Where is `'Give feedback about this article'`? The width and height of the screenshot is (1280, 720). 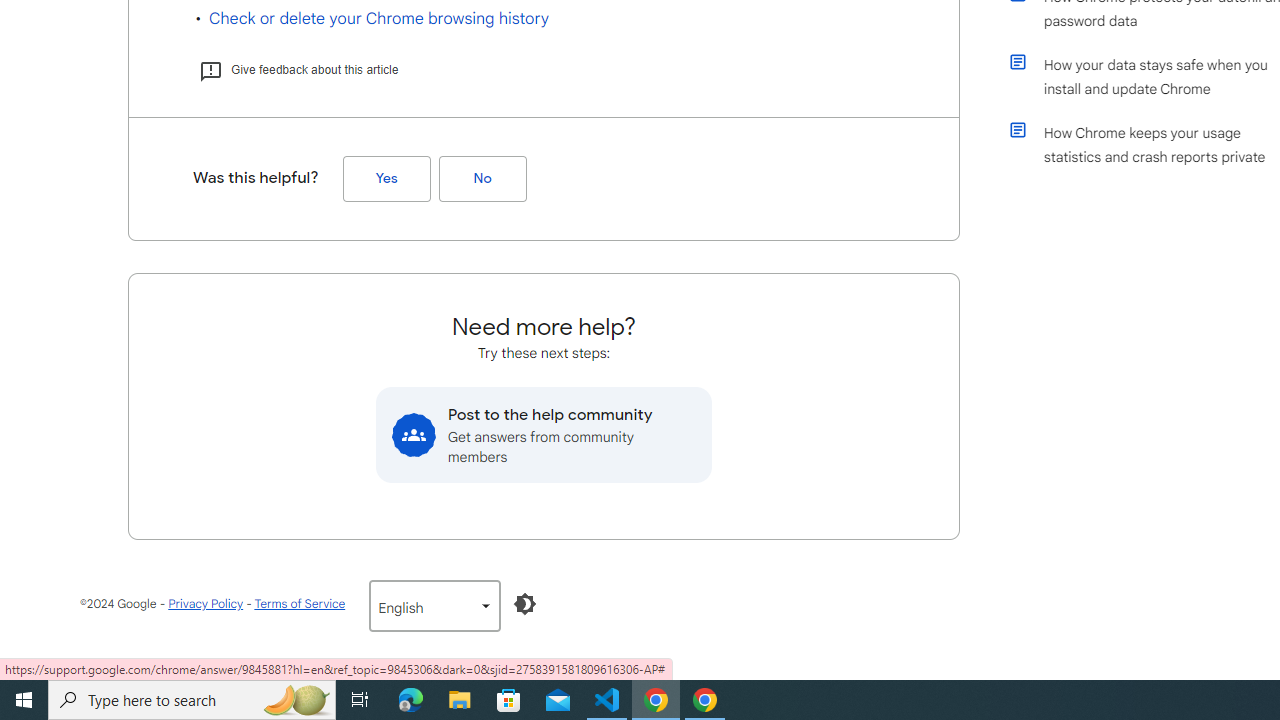
'Give feedback about this article' is located at coordinates (297, 68).